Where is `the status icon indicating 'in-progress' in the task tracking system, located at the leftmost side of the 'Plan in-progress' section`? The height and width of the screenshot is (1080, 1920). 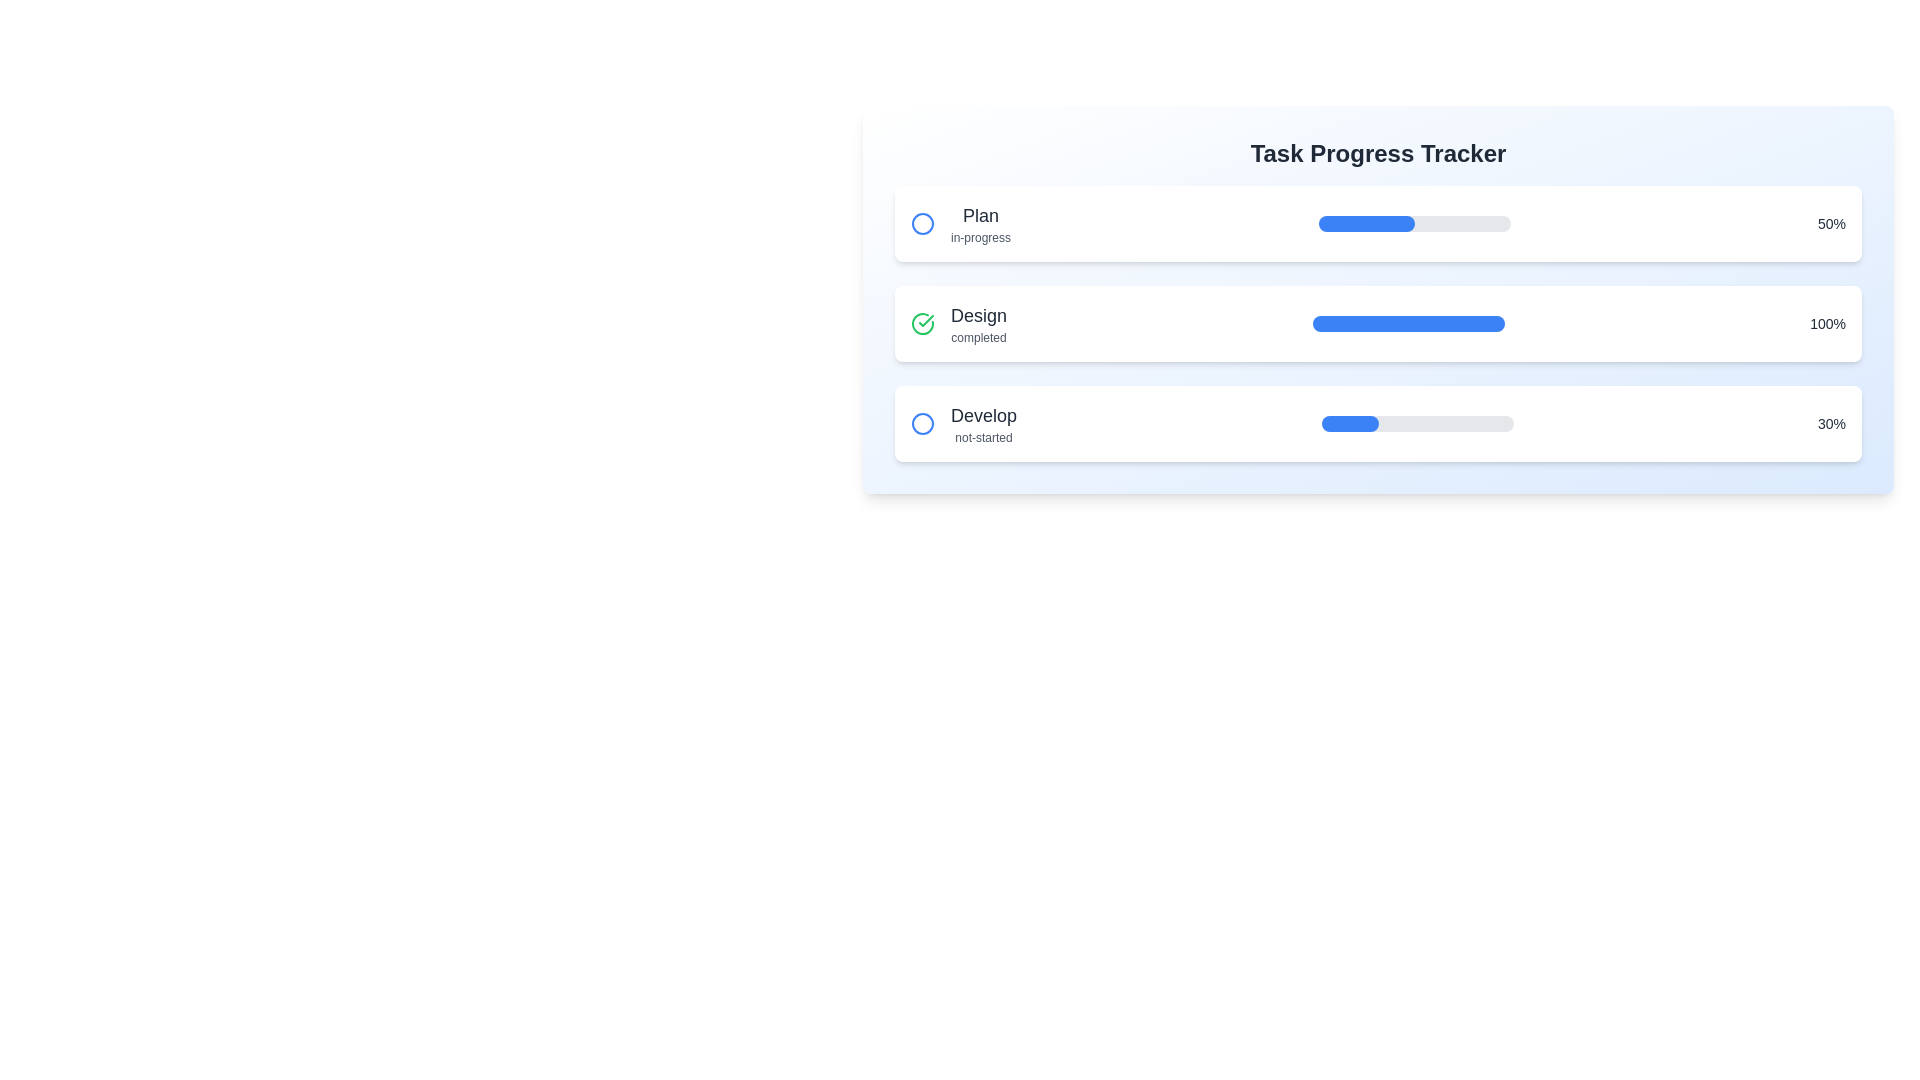 the status icon indicating 'in-progress' in the task tracking system, located at the leftmost side of the 'Plan in-progress' section is located at coordinates (921, 223).